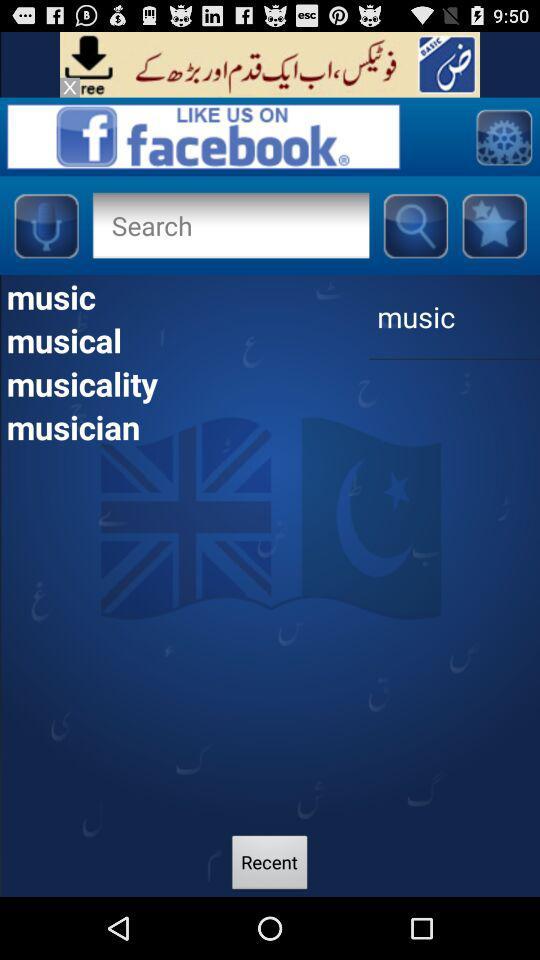 This screenshot has width=540, height=960. Describe the element at coordinates (202, 135) in the screenshot. I see `search option` at that location.